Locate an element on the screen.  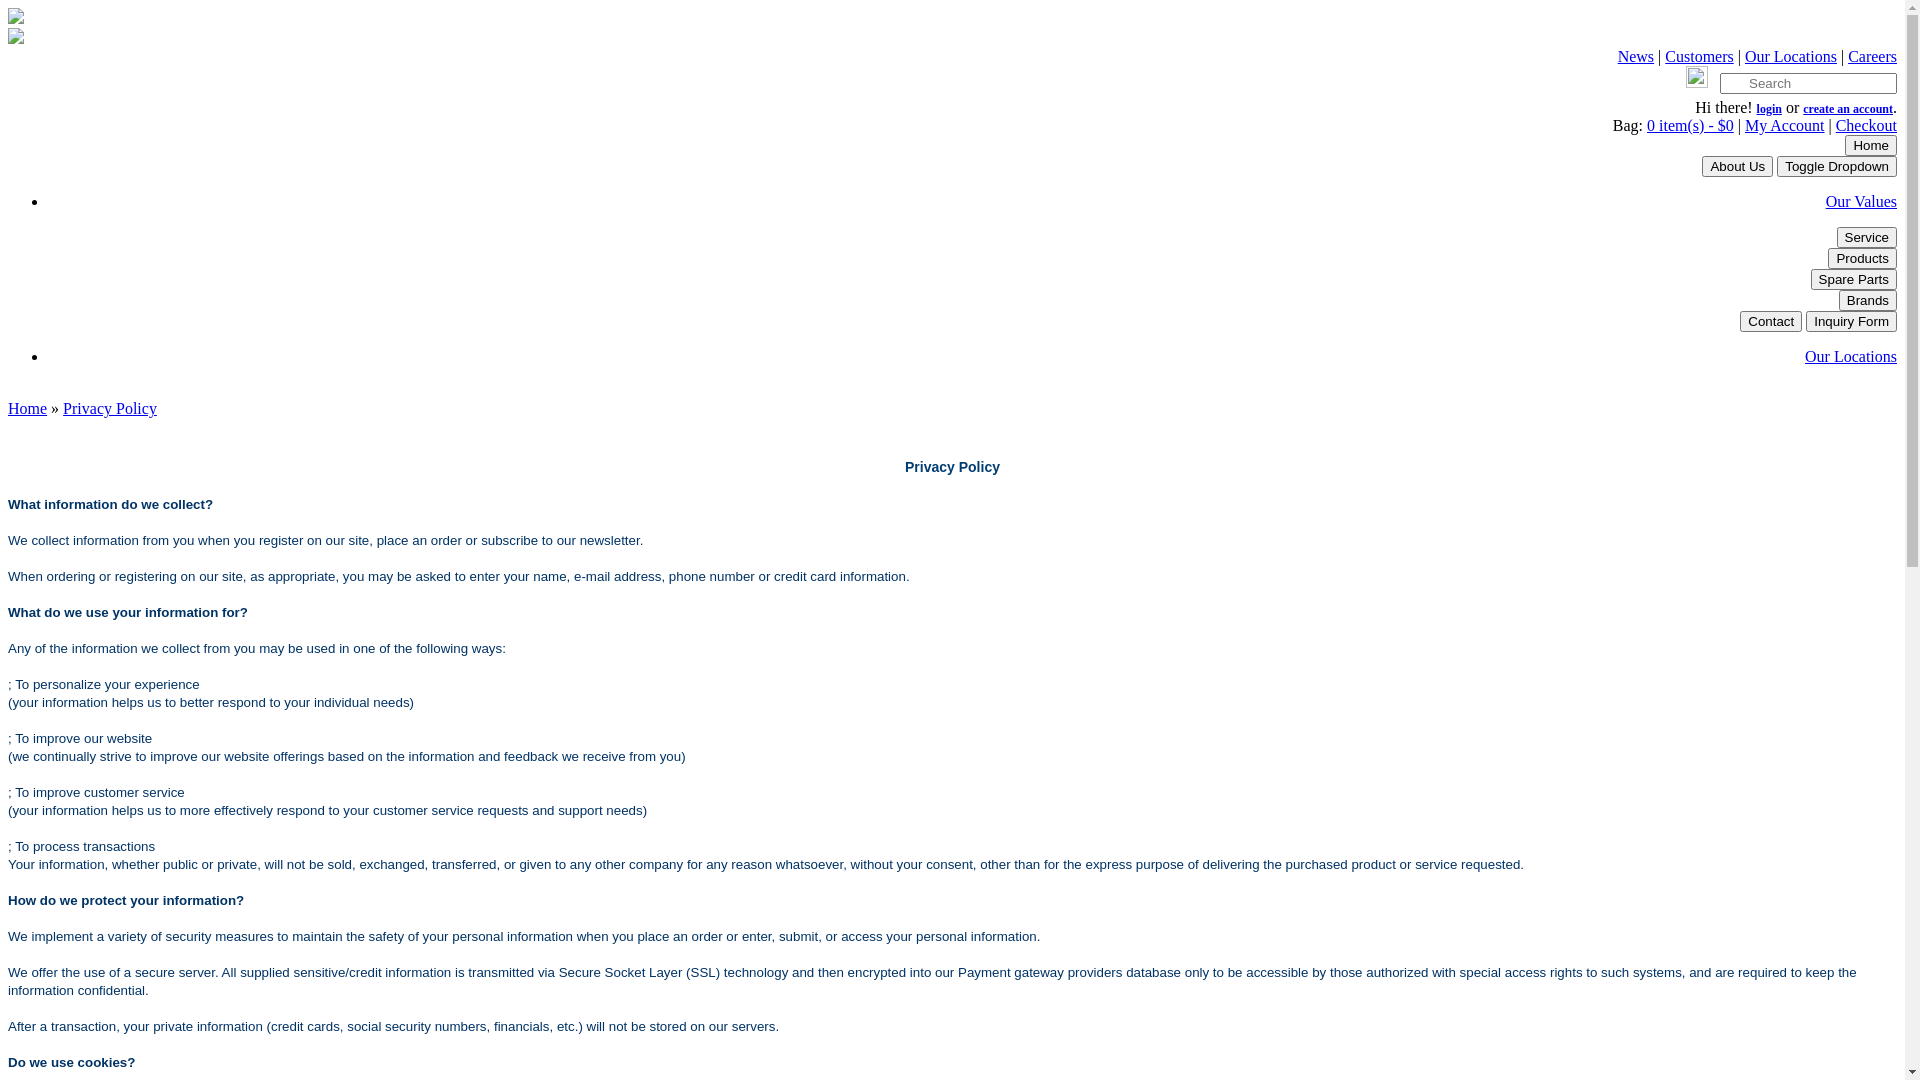
'0 item(s) - $0' is located at coordinates (1689, 125).